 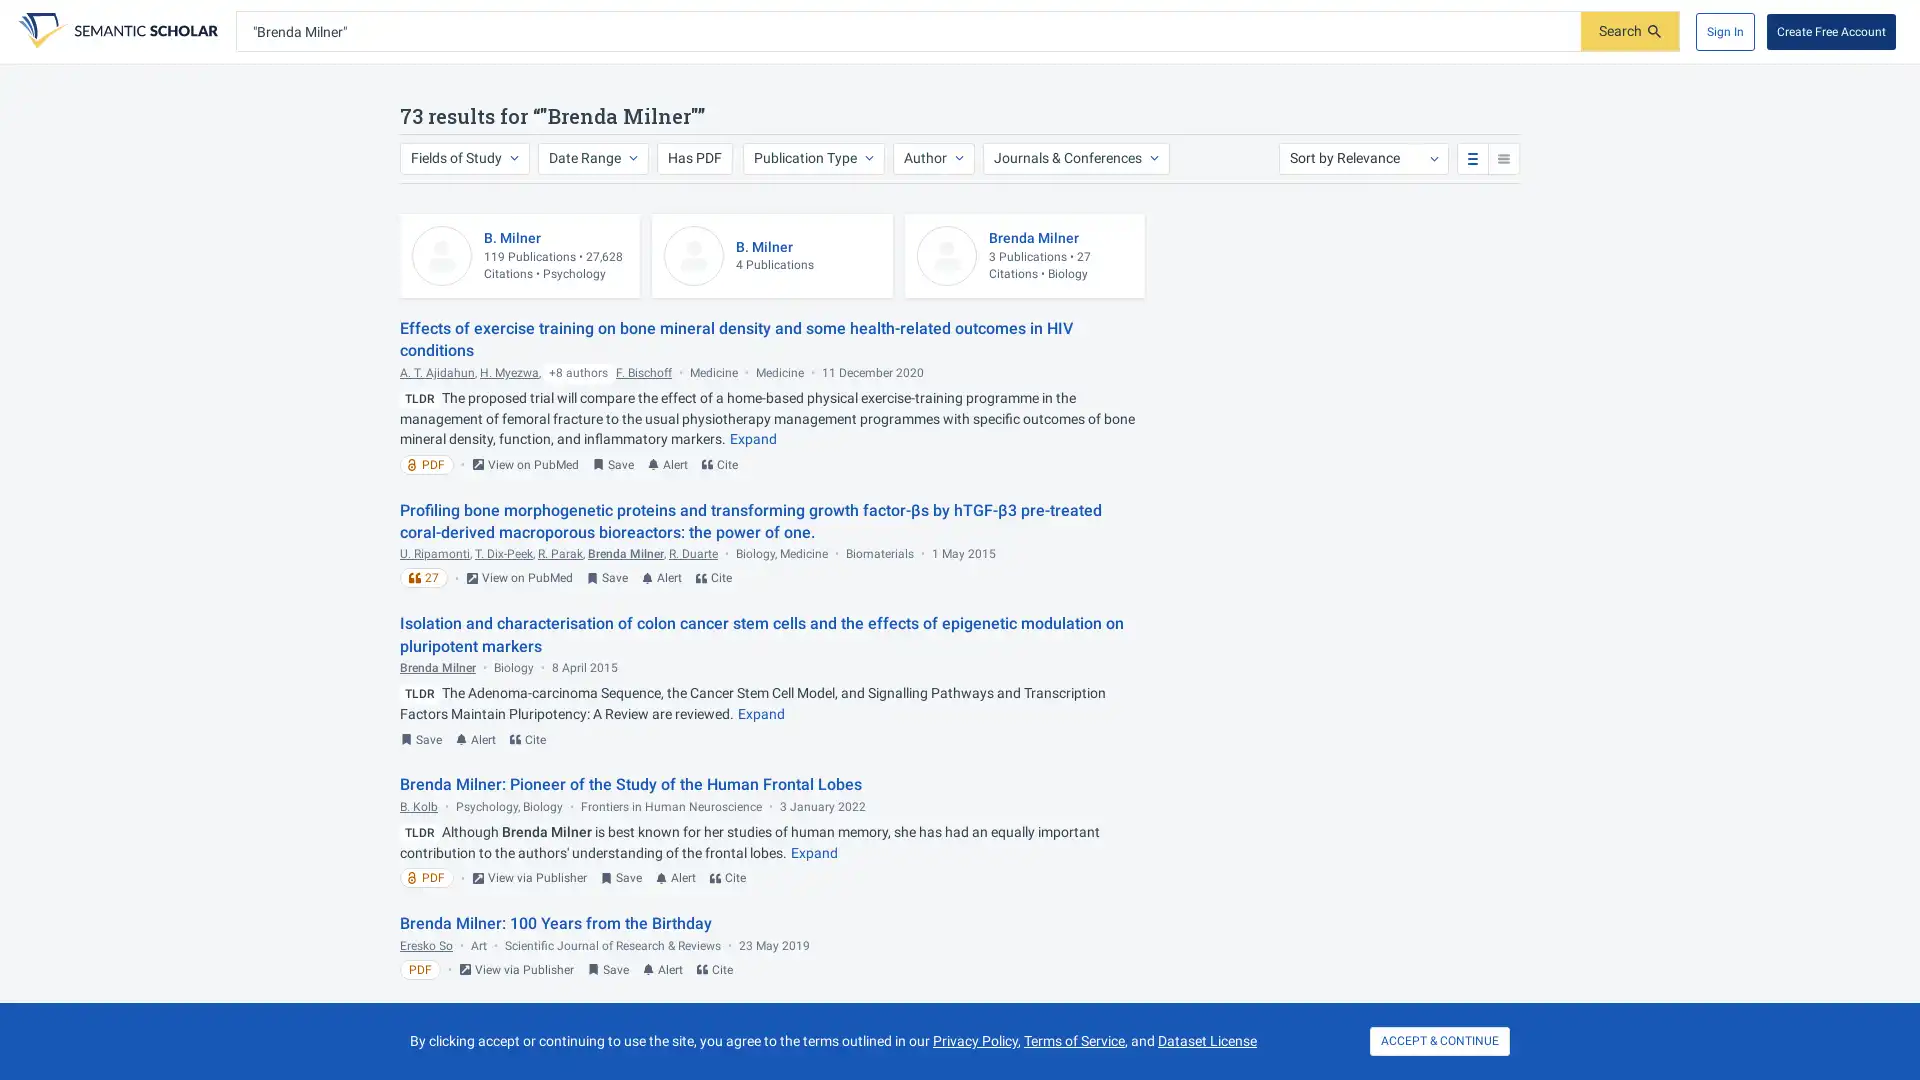 What do you see at coordinates (694, 157) in the screenshot?
I see `Has PDF` at bounding box center [694, 157].